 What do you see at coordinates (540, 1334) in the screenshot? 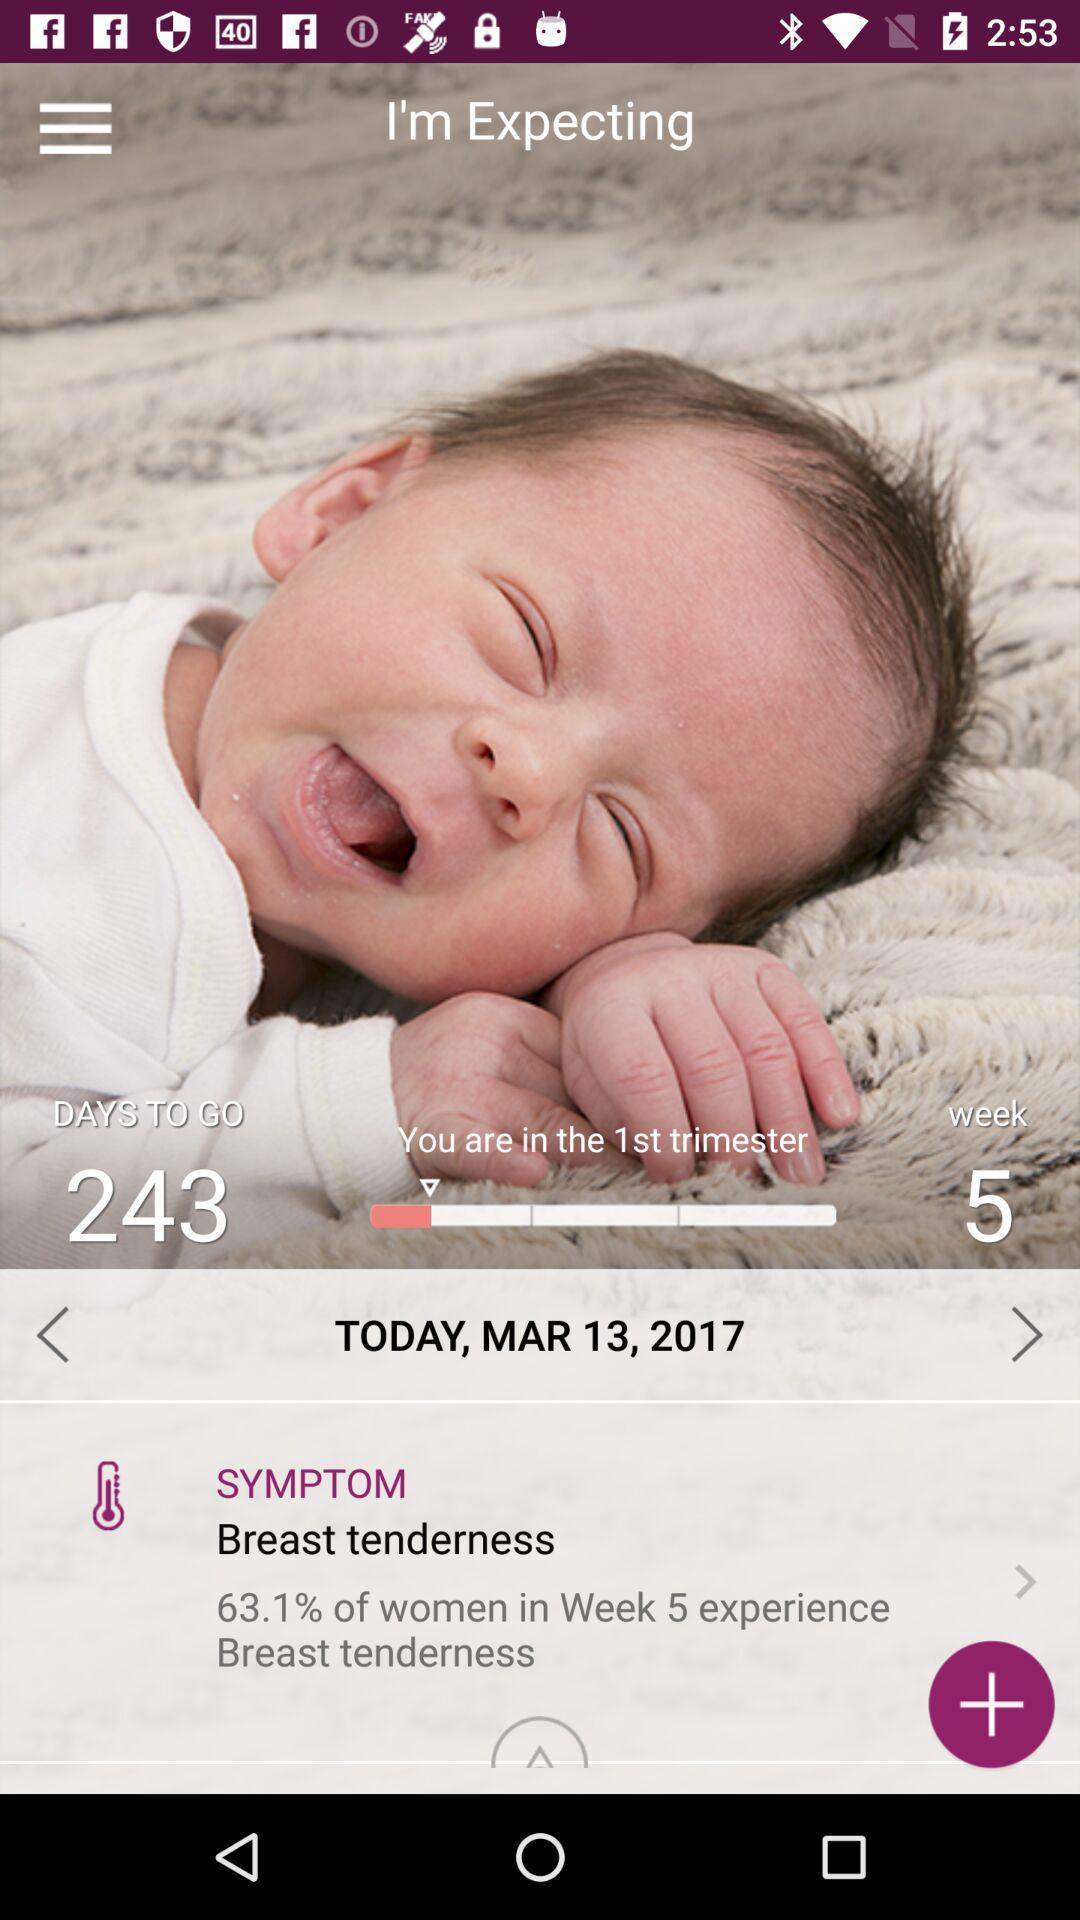
I see `today mar 13 button` at bounding box center [540, 1334].